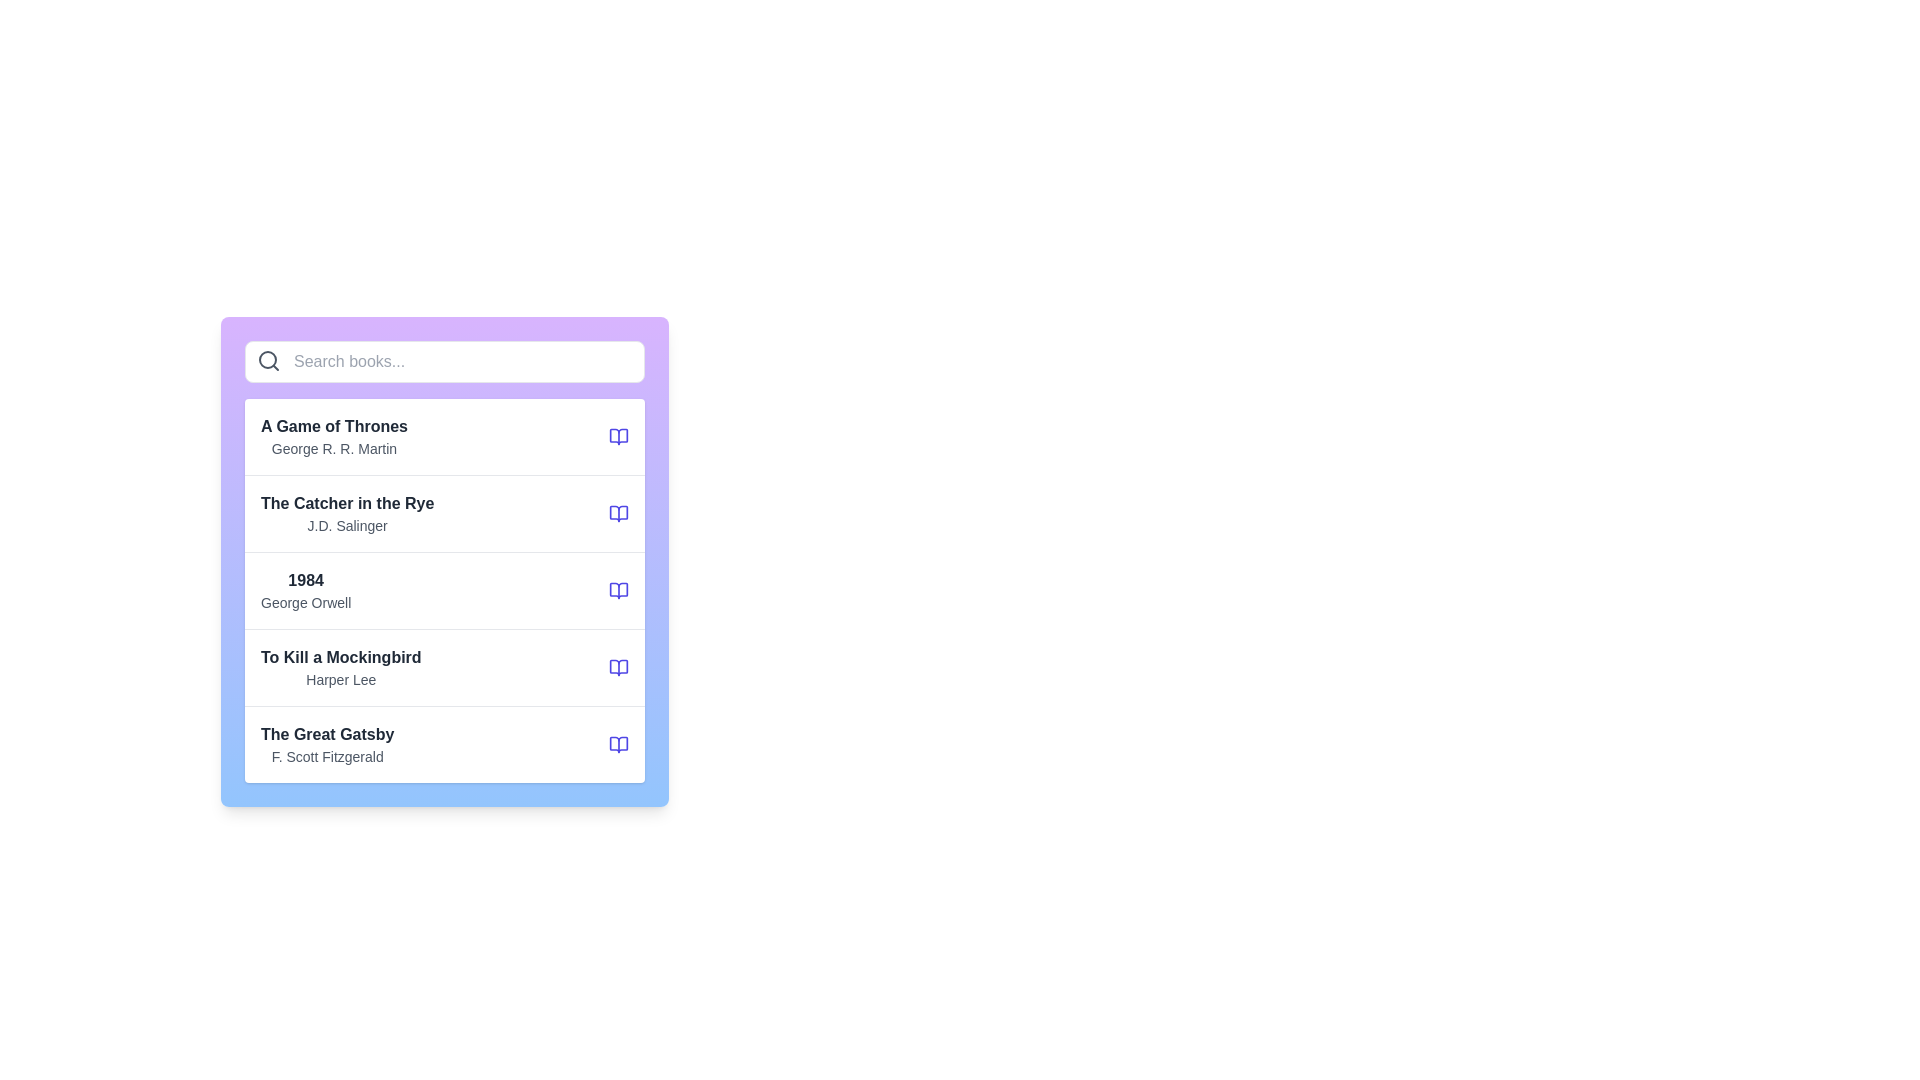  What do you see at coordinates (305, 601) in the screenshot?
I see `the text label displaying 'George Orwell' located below the title '1984' in the third entry of a vertically stacked list of books` at bounding box center [305, 601].